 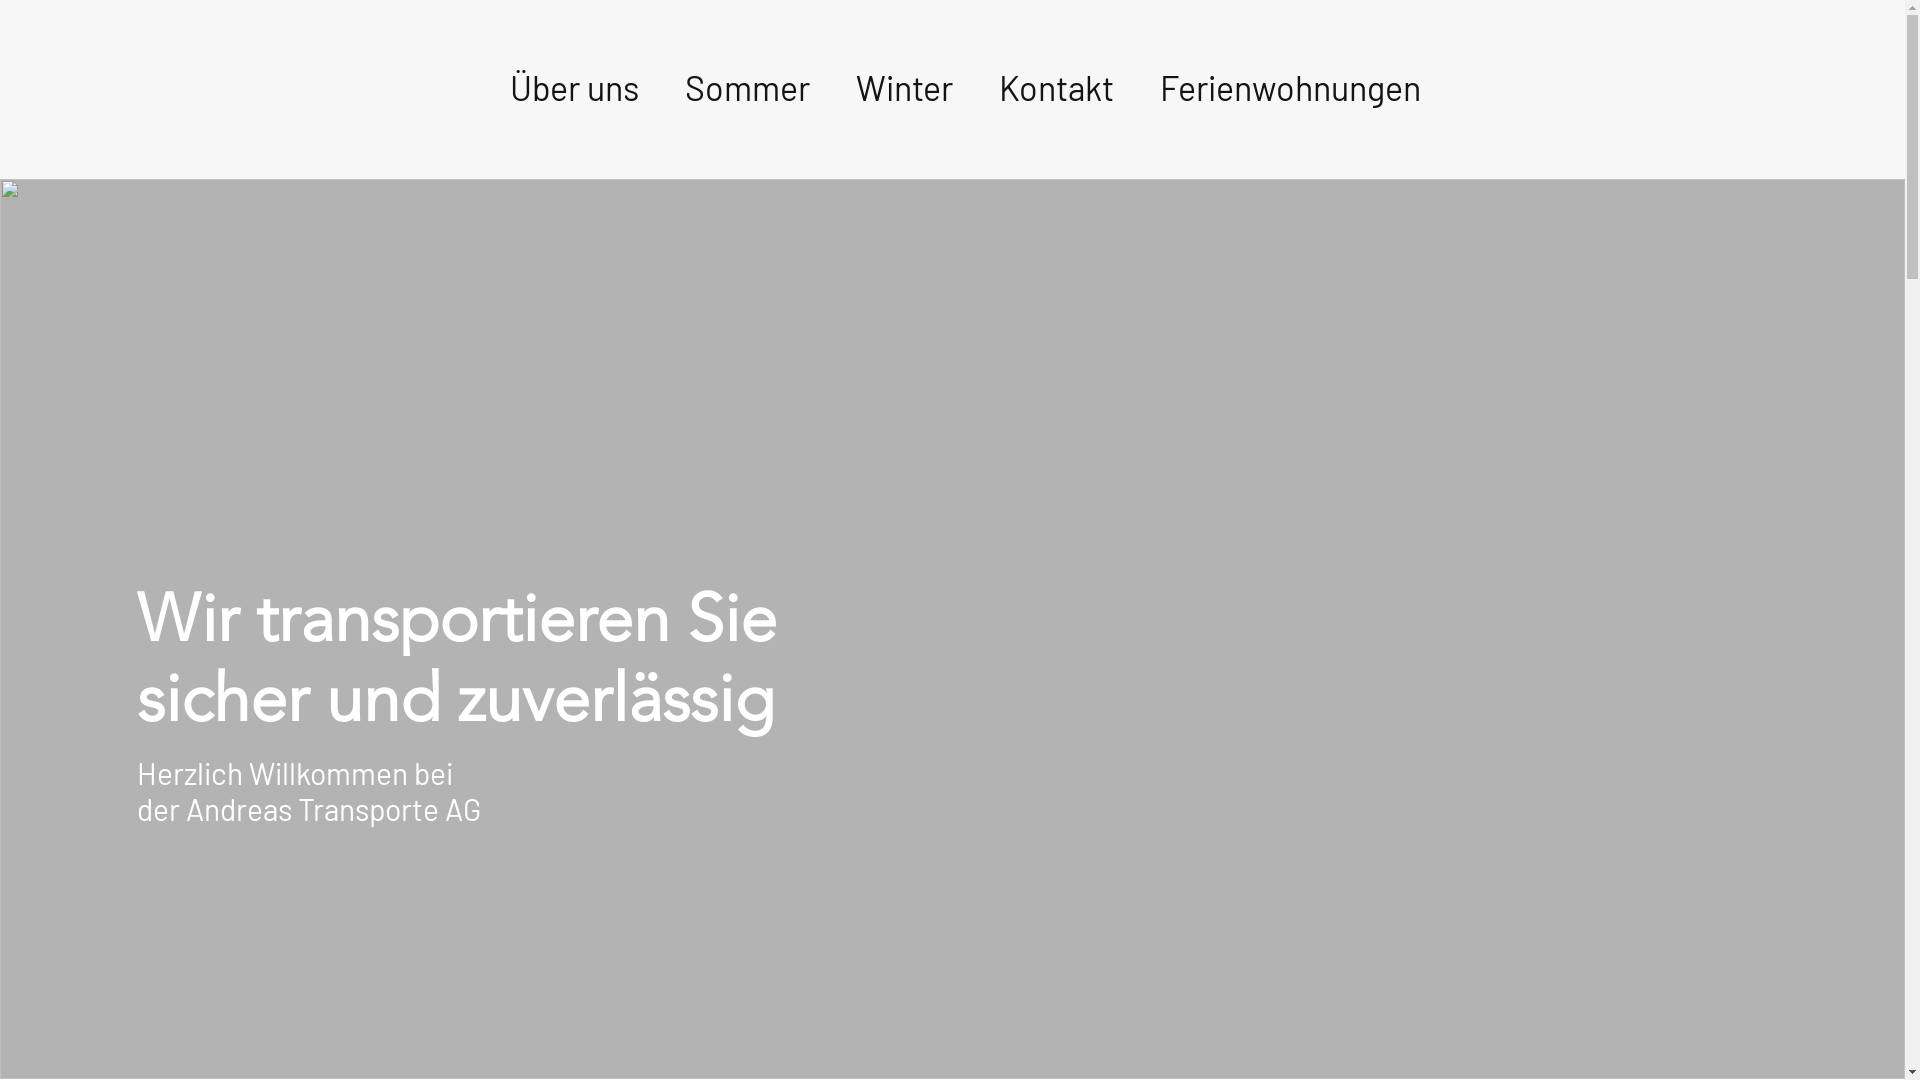 What do you see at coordinates (746, 87) in the screenshot?
I see `'Sommer'` at bounding box center [746, 87].